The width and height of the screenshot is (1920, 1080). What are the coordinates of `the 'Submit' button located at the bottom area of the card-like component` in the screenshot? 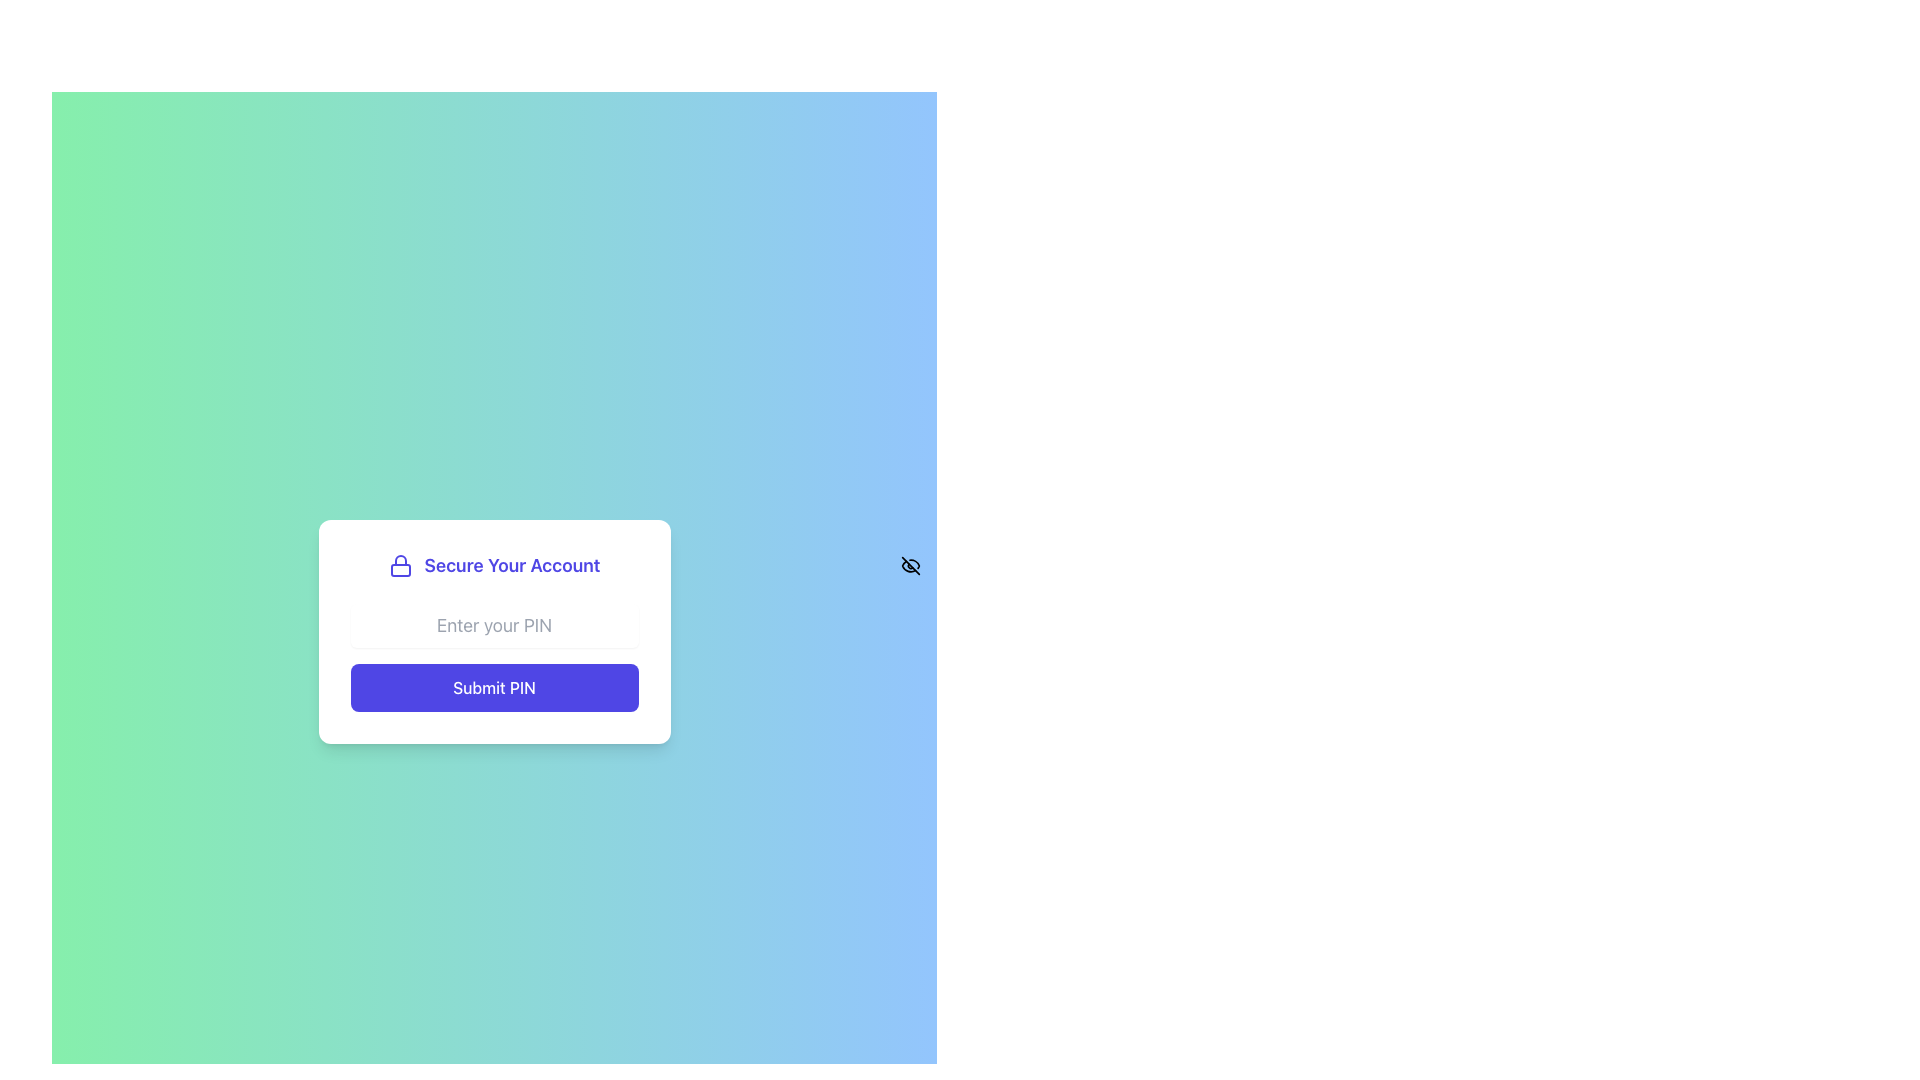 It's located at (494, 686).